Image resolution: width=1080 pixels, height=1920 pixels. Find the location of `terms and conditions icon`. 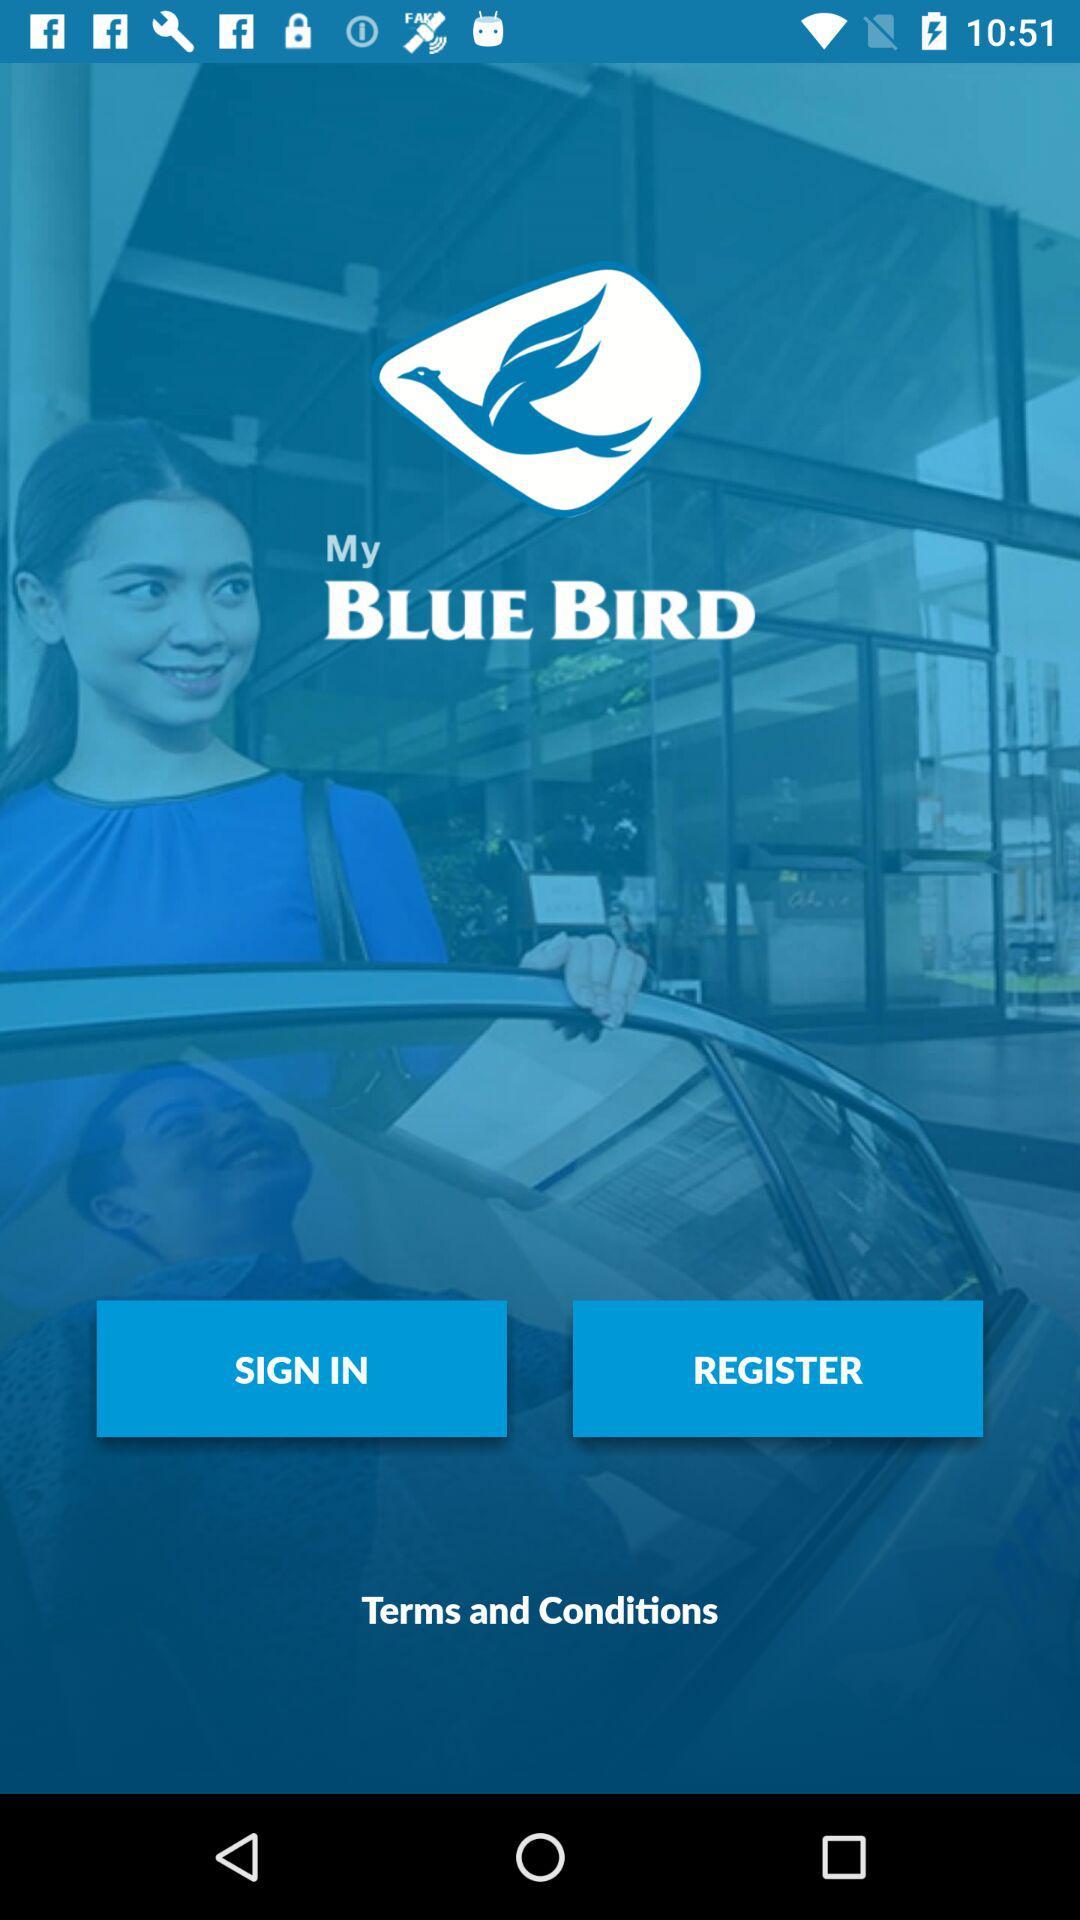

terms and conditions icon is located at coordinates (540, 1608).